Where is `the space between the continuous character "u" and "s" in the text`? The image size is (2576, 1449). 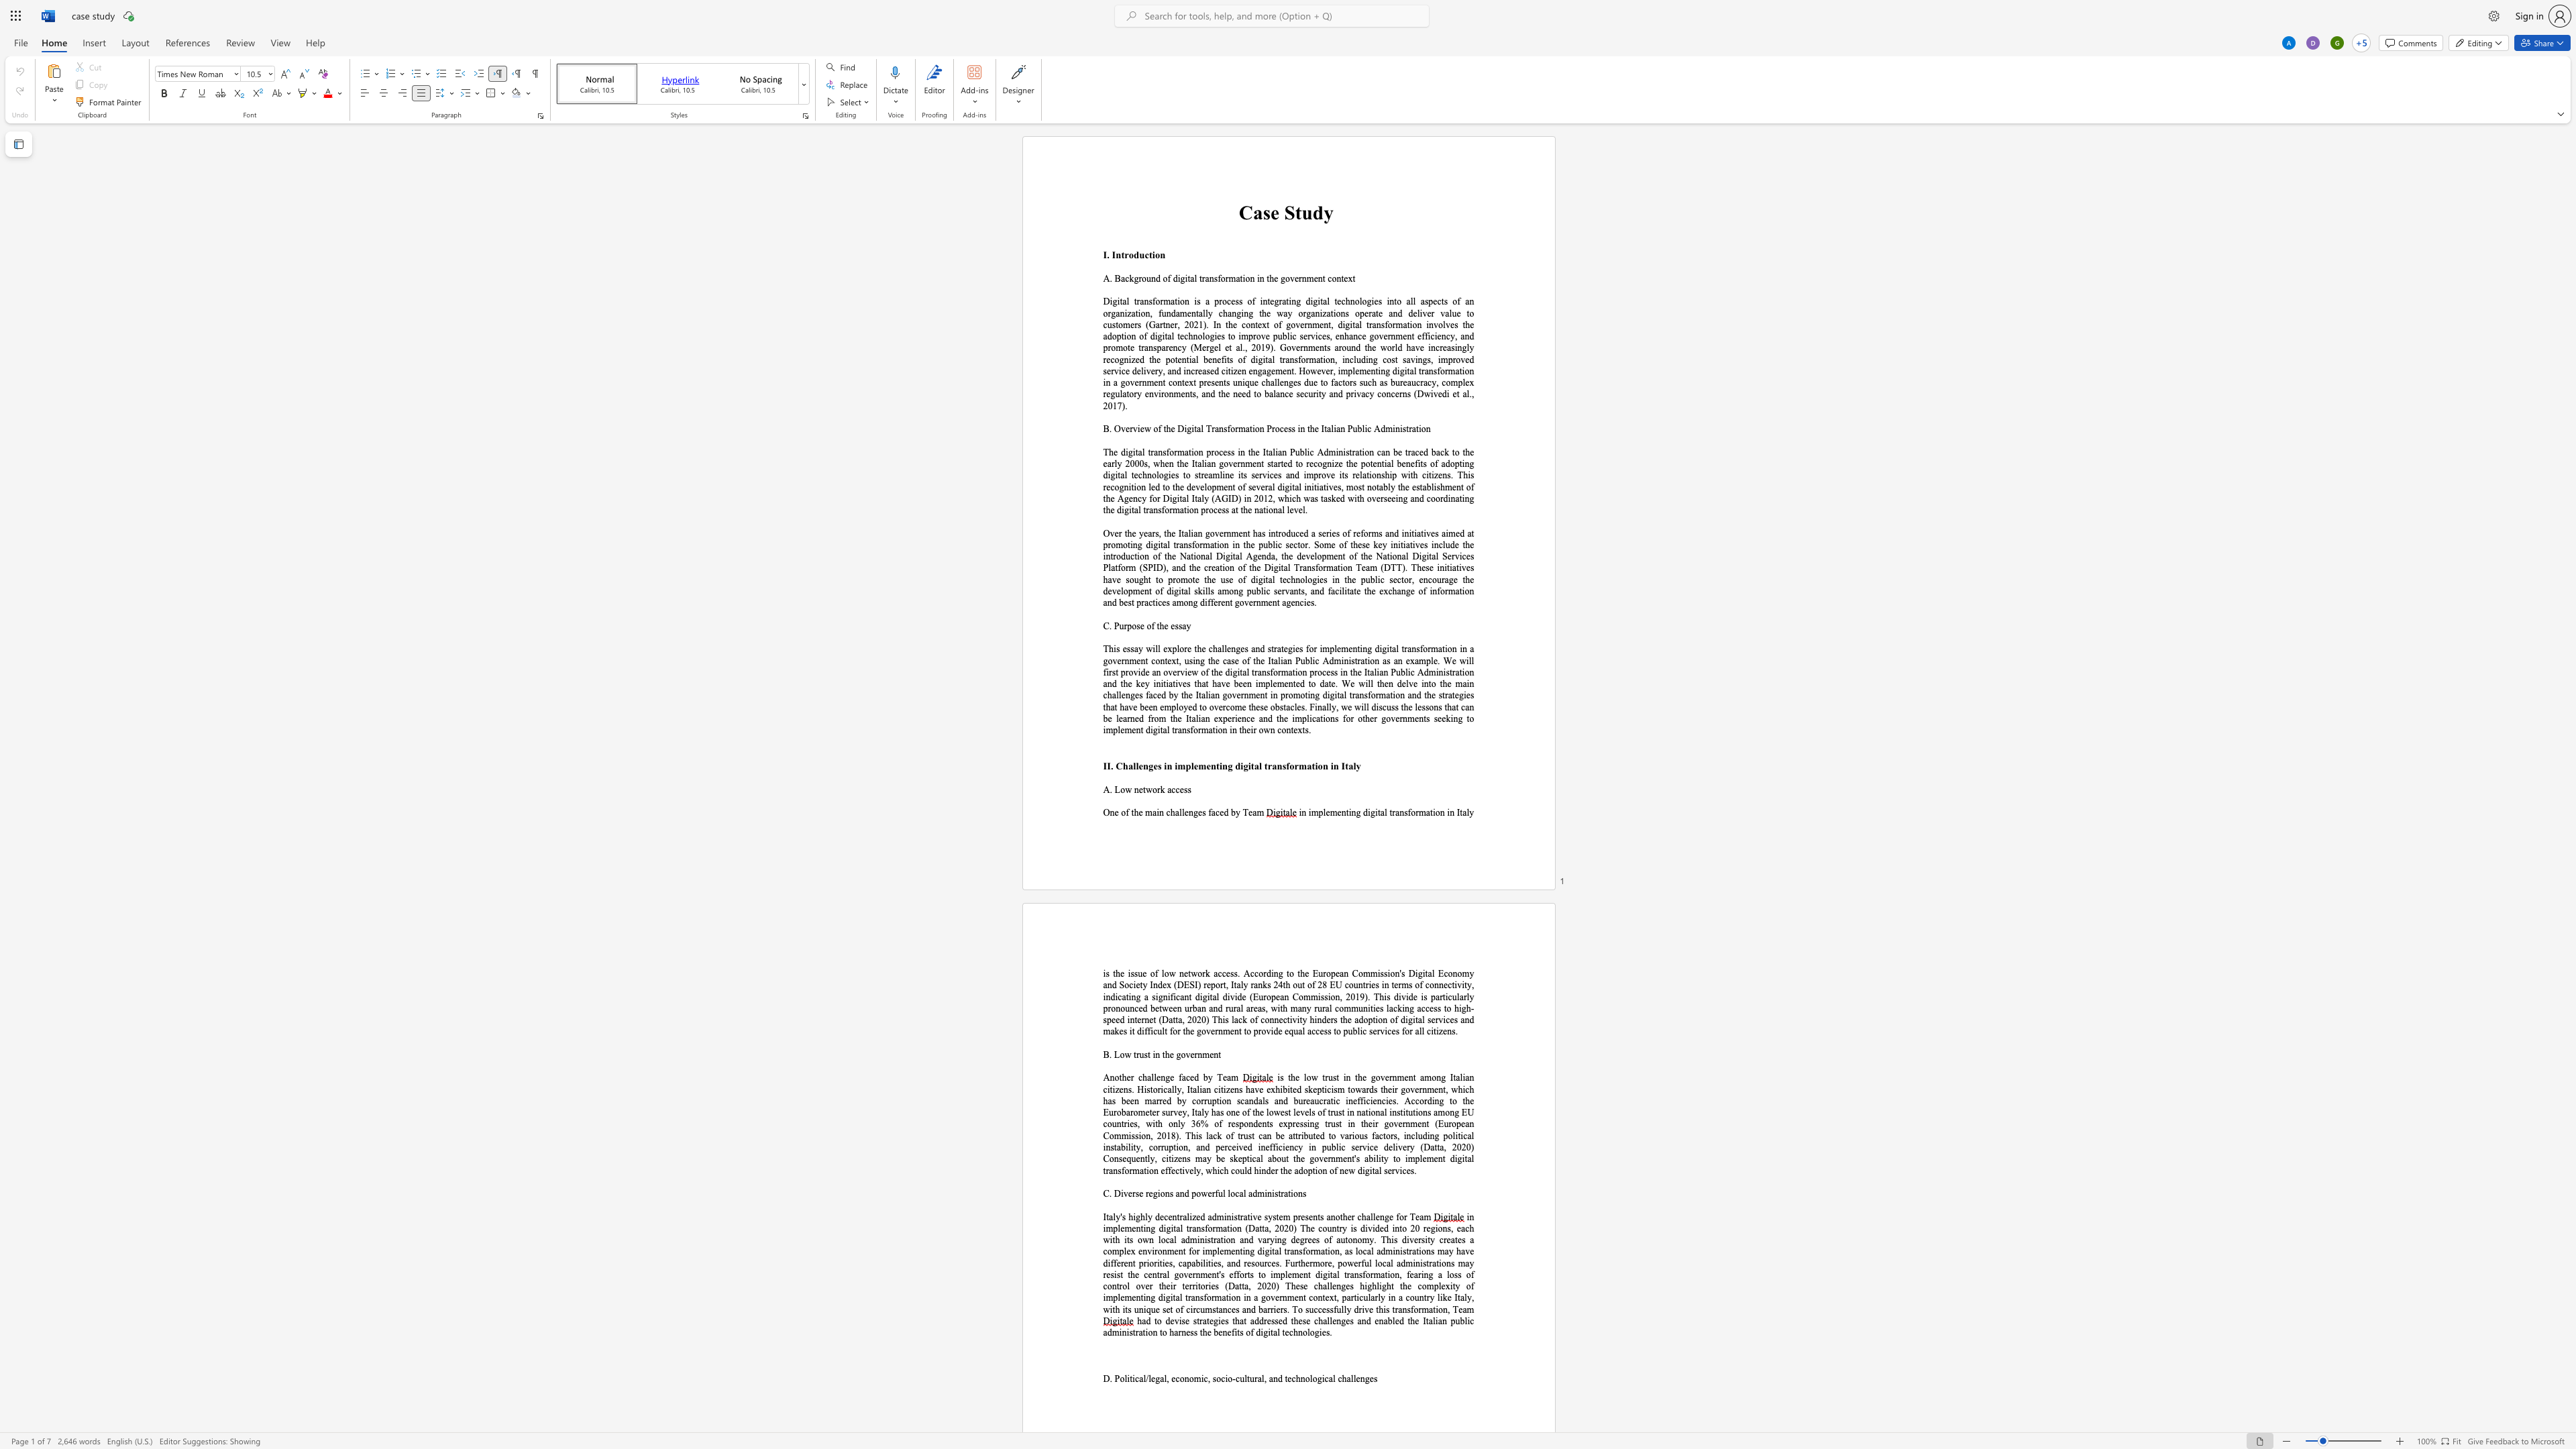
the space between the continuous character "u" and "s" in the text is located at coordinates (1142, 1054).